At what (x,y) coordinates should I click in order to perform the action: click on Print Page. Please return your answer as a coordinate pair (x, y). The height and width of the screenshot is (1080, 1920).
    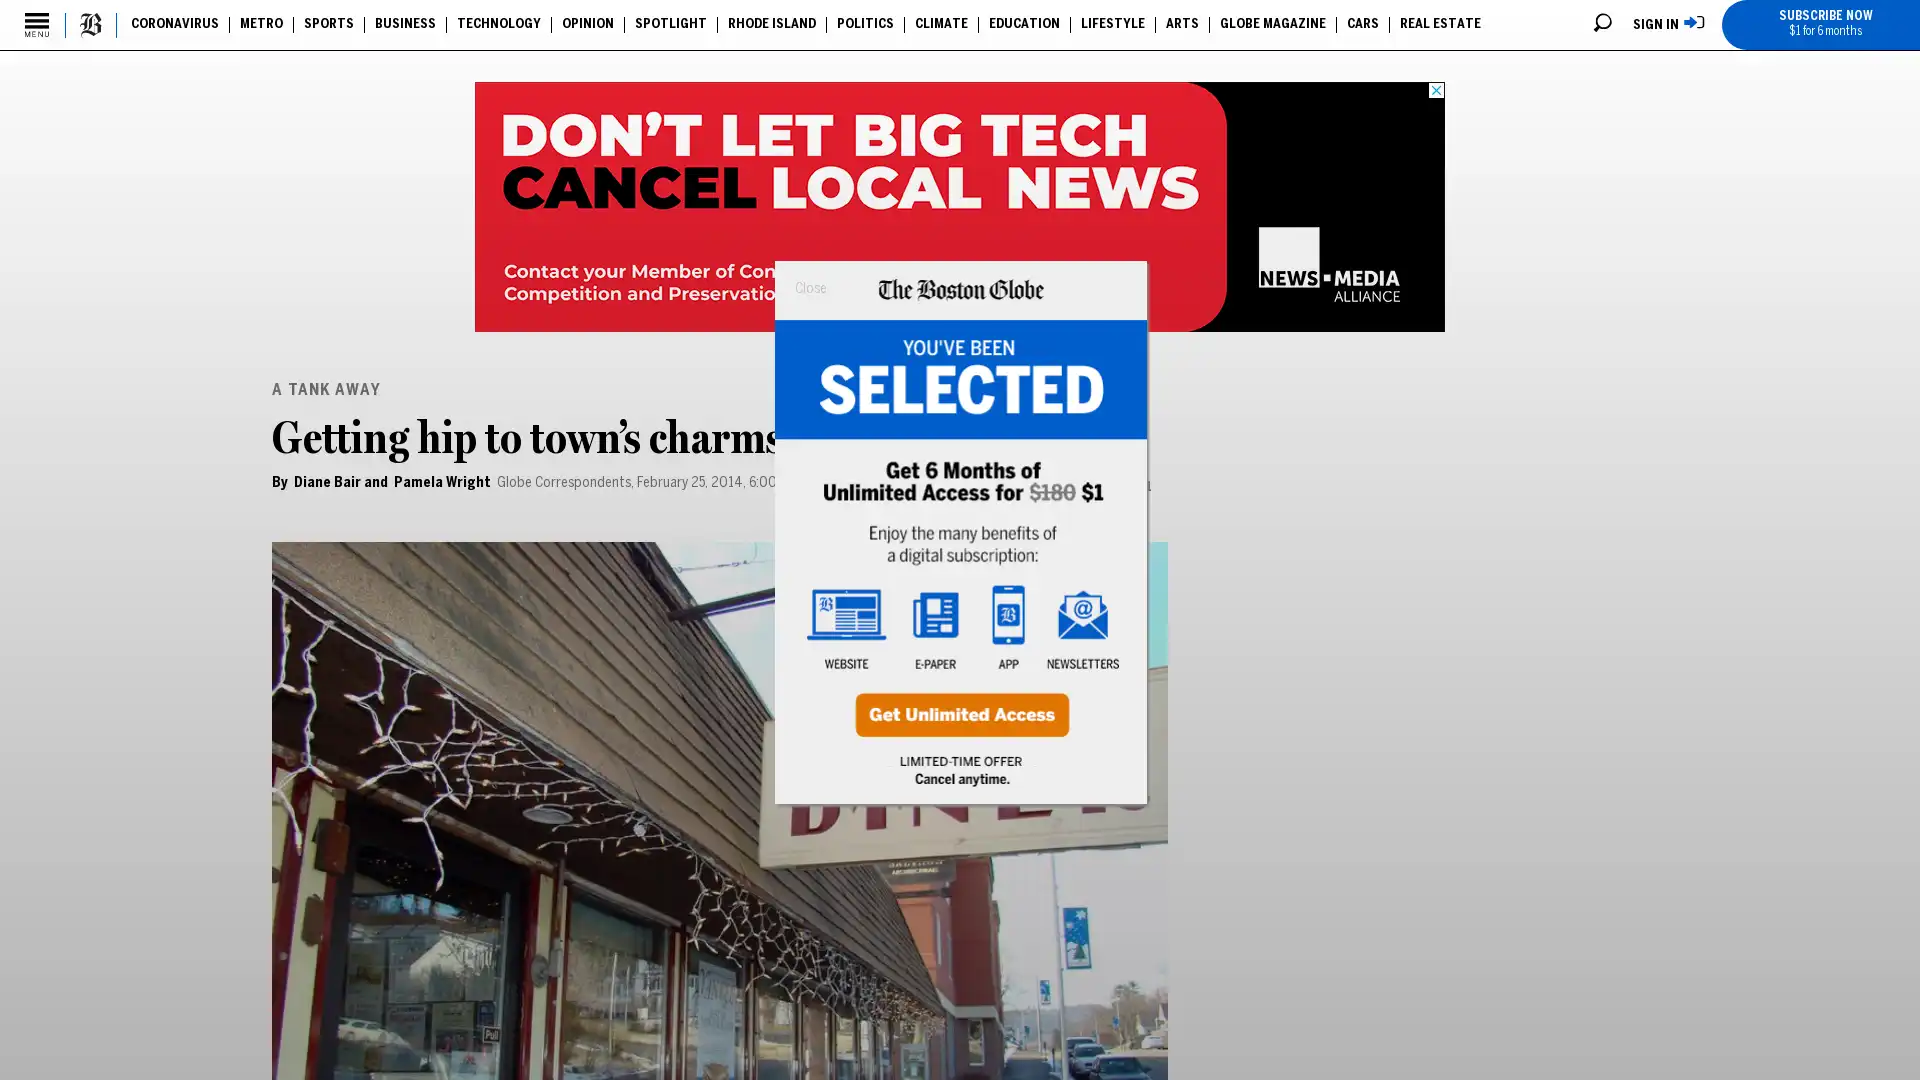
    Looking at the image, I should click on (1088, 488).